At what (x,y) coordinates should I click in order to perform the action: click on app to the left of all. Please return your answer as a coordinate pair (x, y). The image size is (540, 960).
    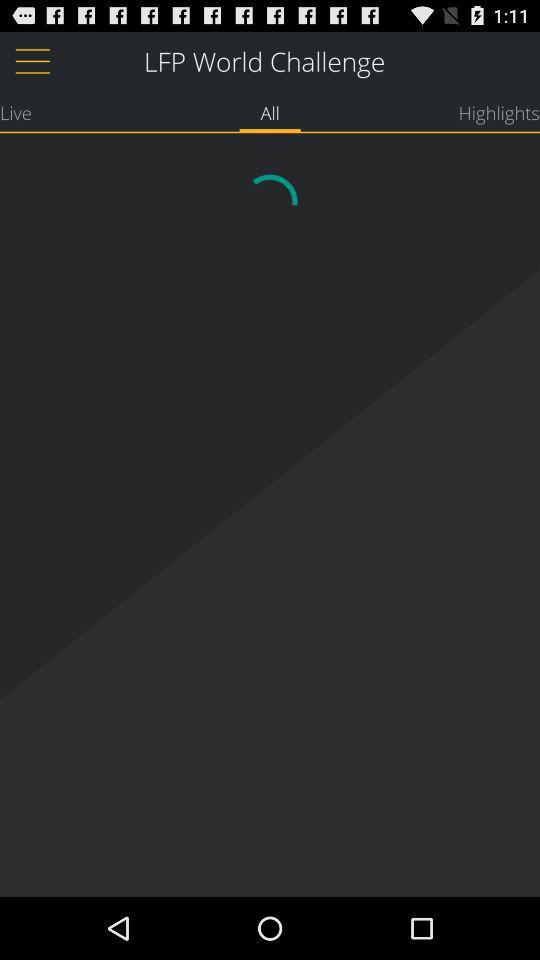
    Looking at the image, I should click on (14, 112).